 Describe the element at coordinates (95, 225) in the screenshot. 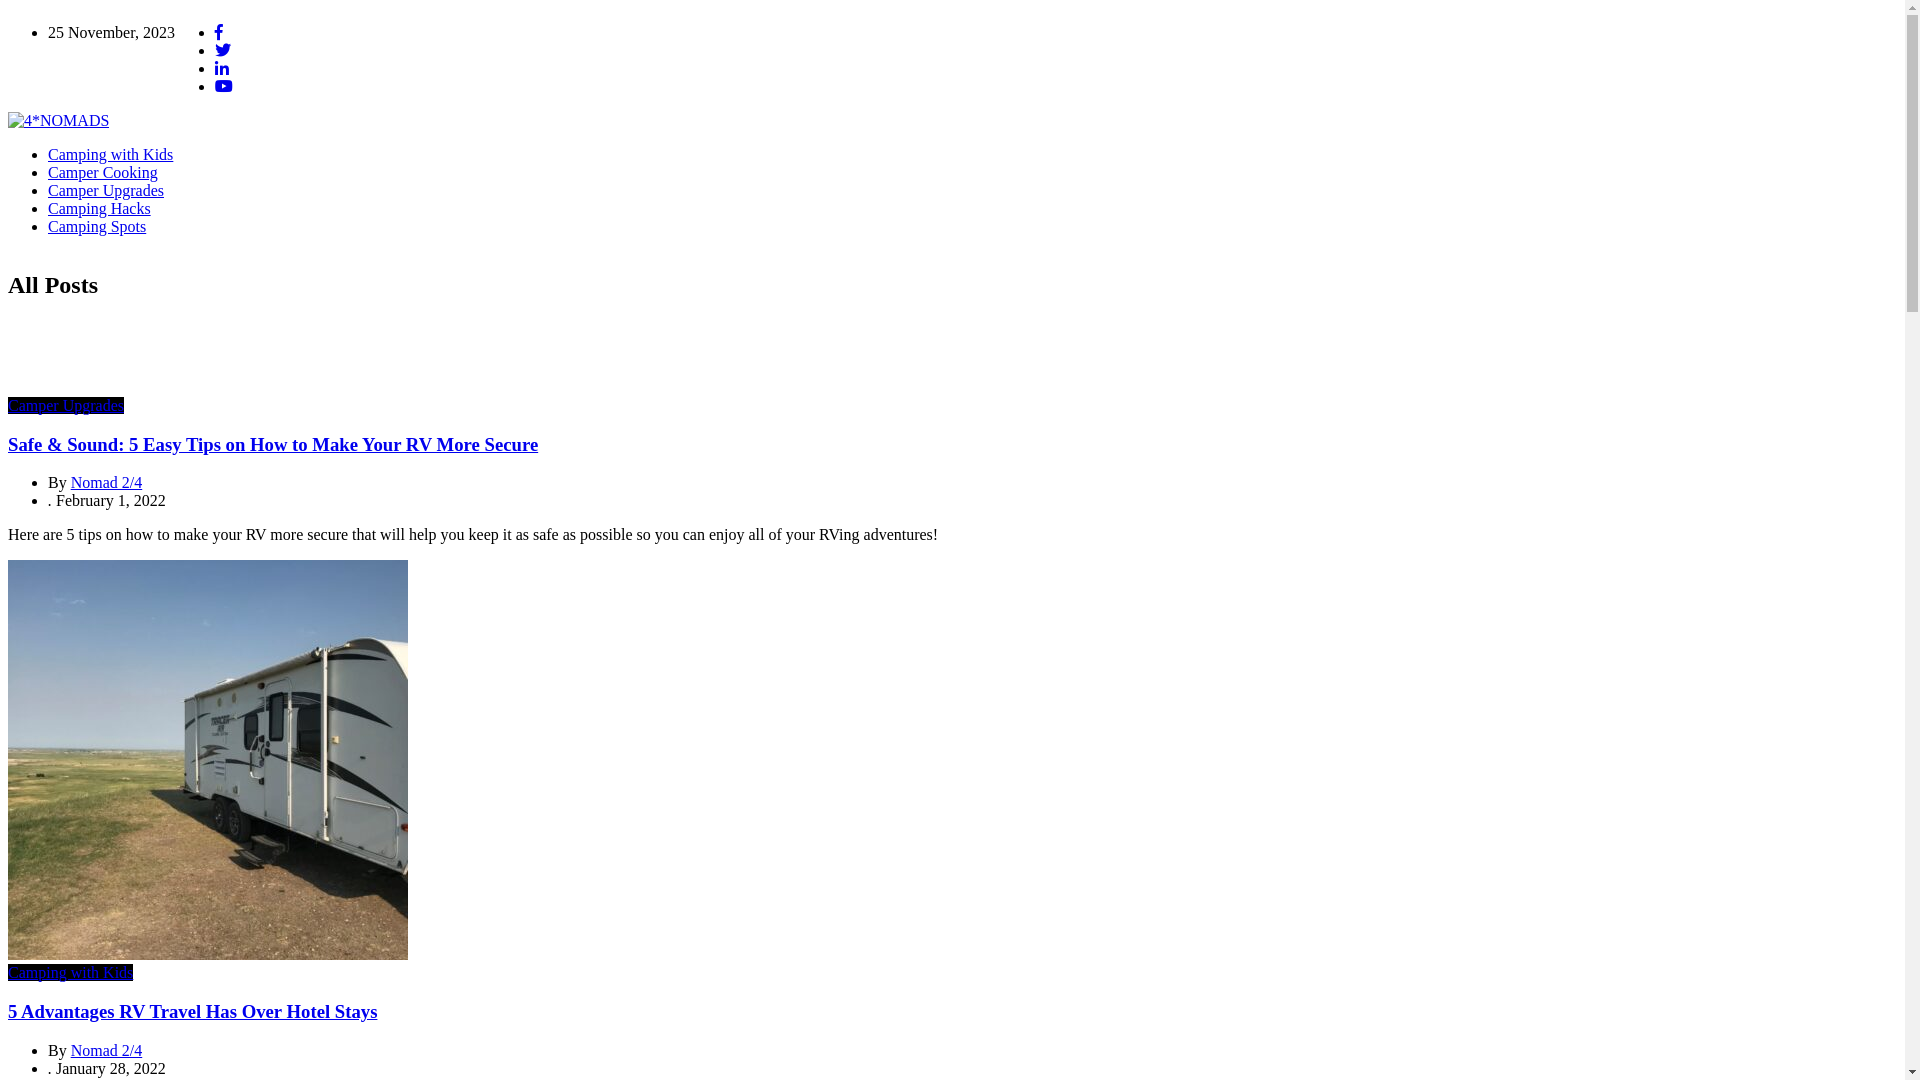

I see `'Camping Spots'` at that location.